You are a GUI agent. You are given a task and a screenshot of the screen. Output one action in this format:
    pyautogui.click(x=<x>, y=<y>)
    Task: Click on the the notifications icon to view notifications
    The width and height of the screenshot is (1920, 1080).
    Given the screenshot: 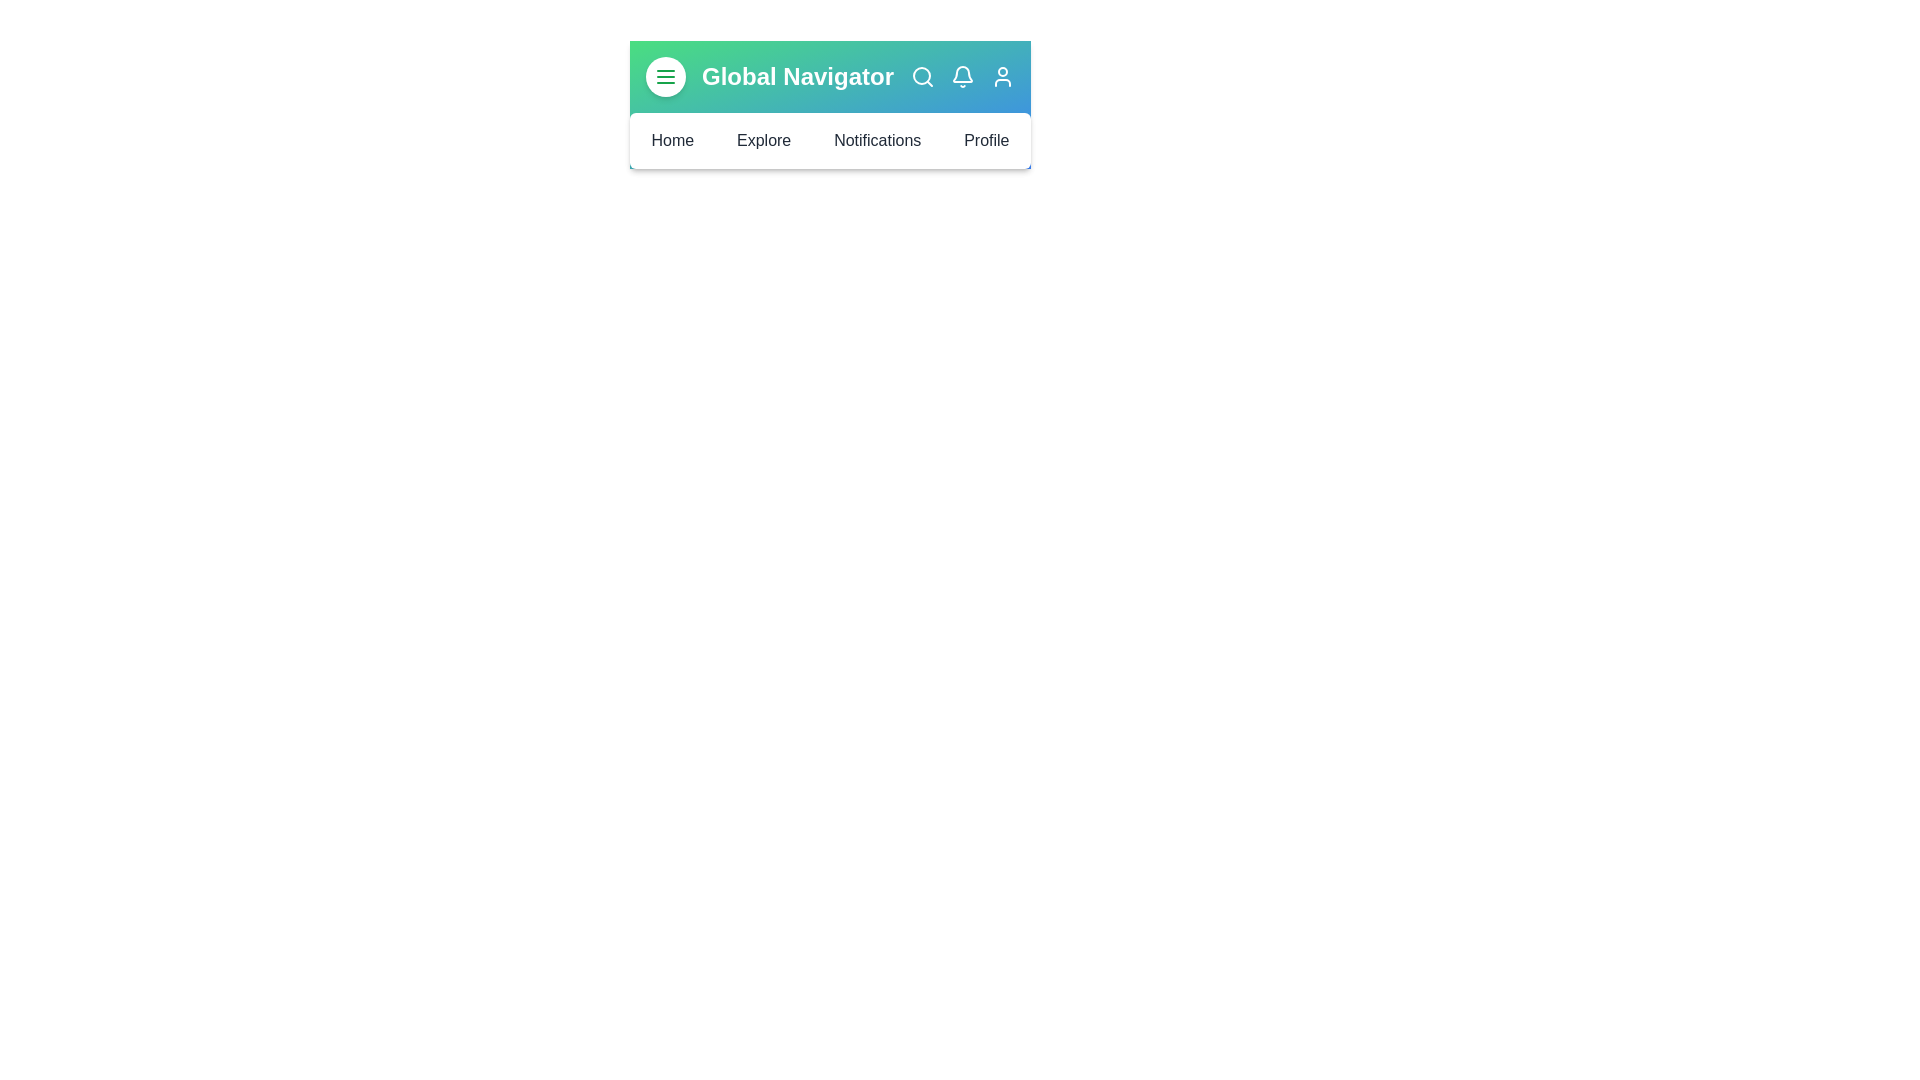 What is the action you would take?
    pyautogui.click(x=963, y=76)
    